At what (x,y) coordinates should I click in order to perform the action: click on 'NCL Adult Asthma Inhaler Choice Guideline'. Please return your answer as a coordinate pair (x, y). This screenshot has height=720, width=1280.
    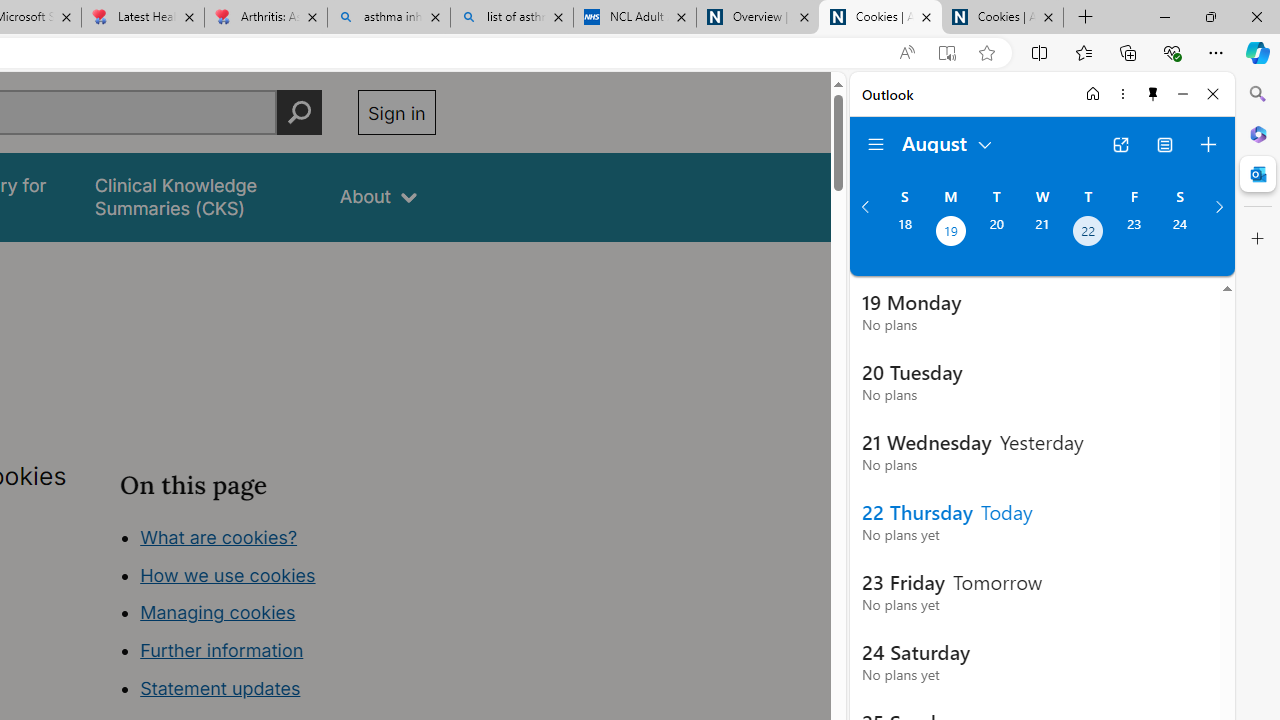
    Looking at the image, I should click on (633, 17).